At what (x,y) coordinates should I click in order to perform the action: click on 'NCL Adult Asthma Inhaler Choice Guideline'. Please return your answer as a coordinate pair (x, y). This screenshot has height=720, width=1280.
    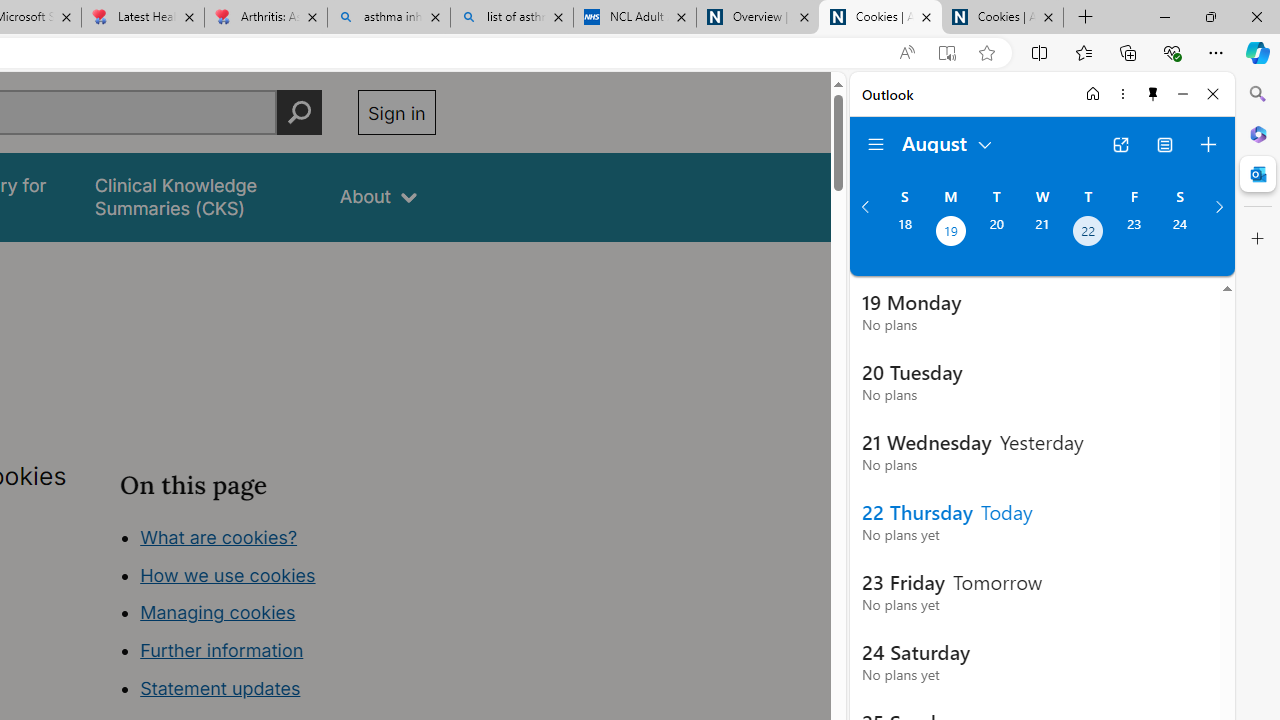
    Looking at the image, I should click on (633, 17).